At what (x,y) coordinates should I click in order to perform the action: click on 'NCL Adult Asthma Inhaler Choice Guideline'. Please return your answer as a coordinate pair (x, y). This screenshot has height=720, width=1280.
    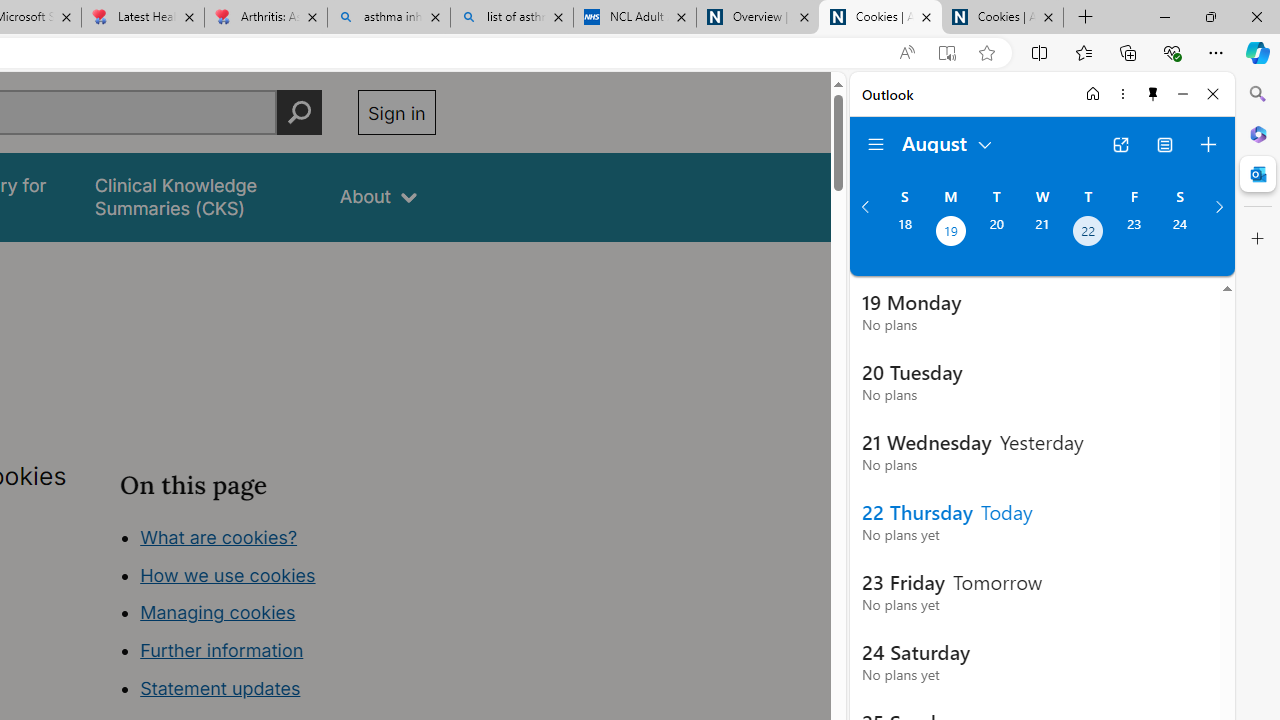
    Looking at the image, I should click on (633, 17).